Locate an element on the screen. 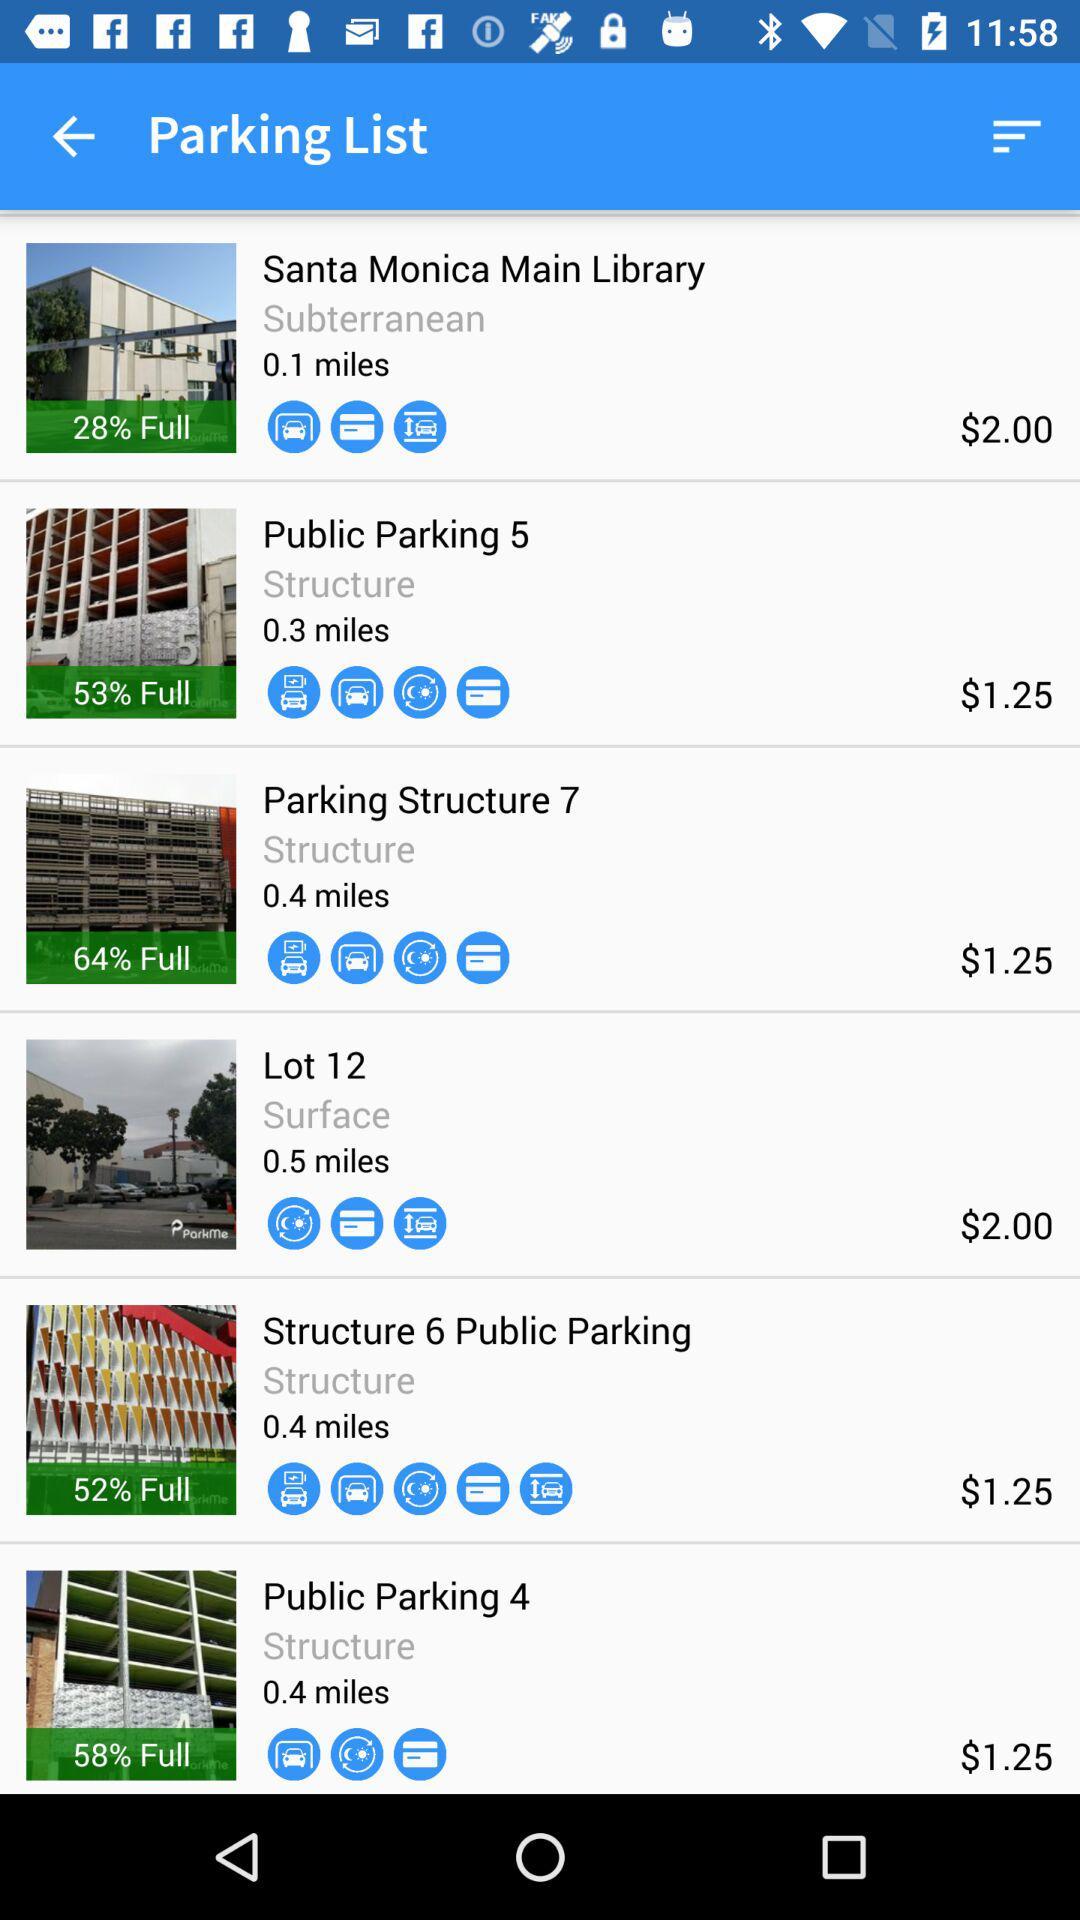 The height and width of the screenshot is (1920, 1080). the item below 0.5 miles icon is located at coordinates (419, 1222).